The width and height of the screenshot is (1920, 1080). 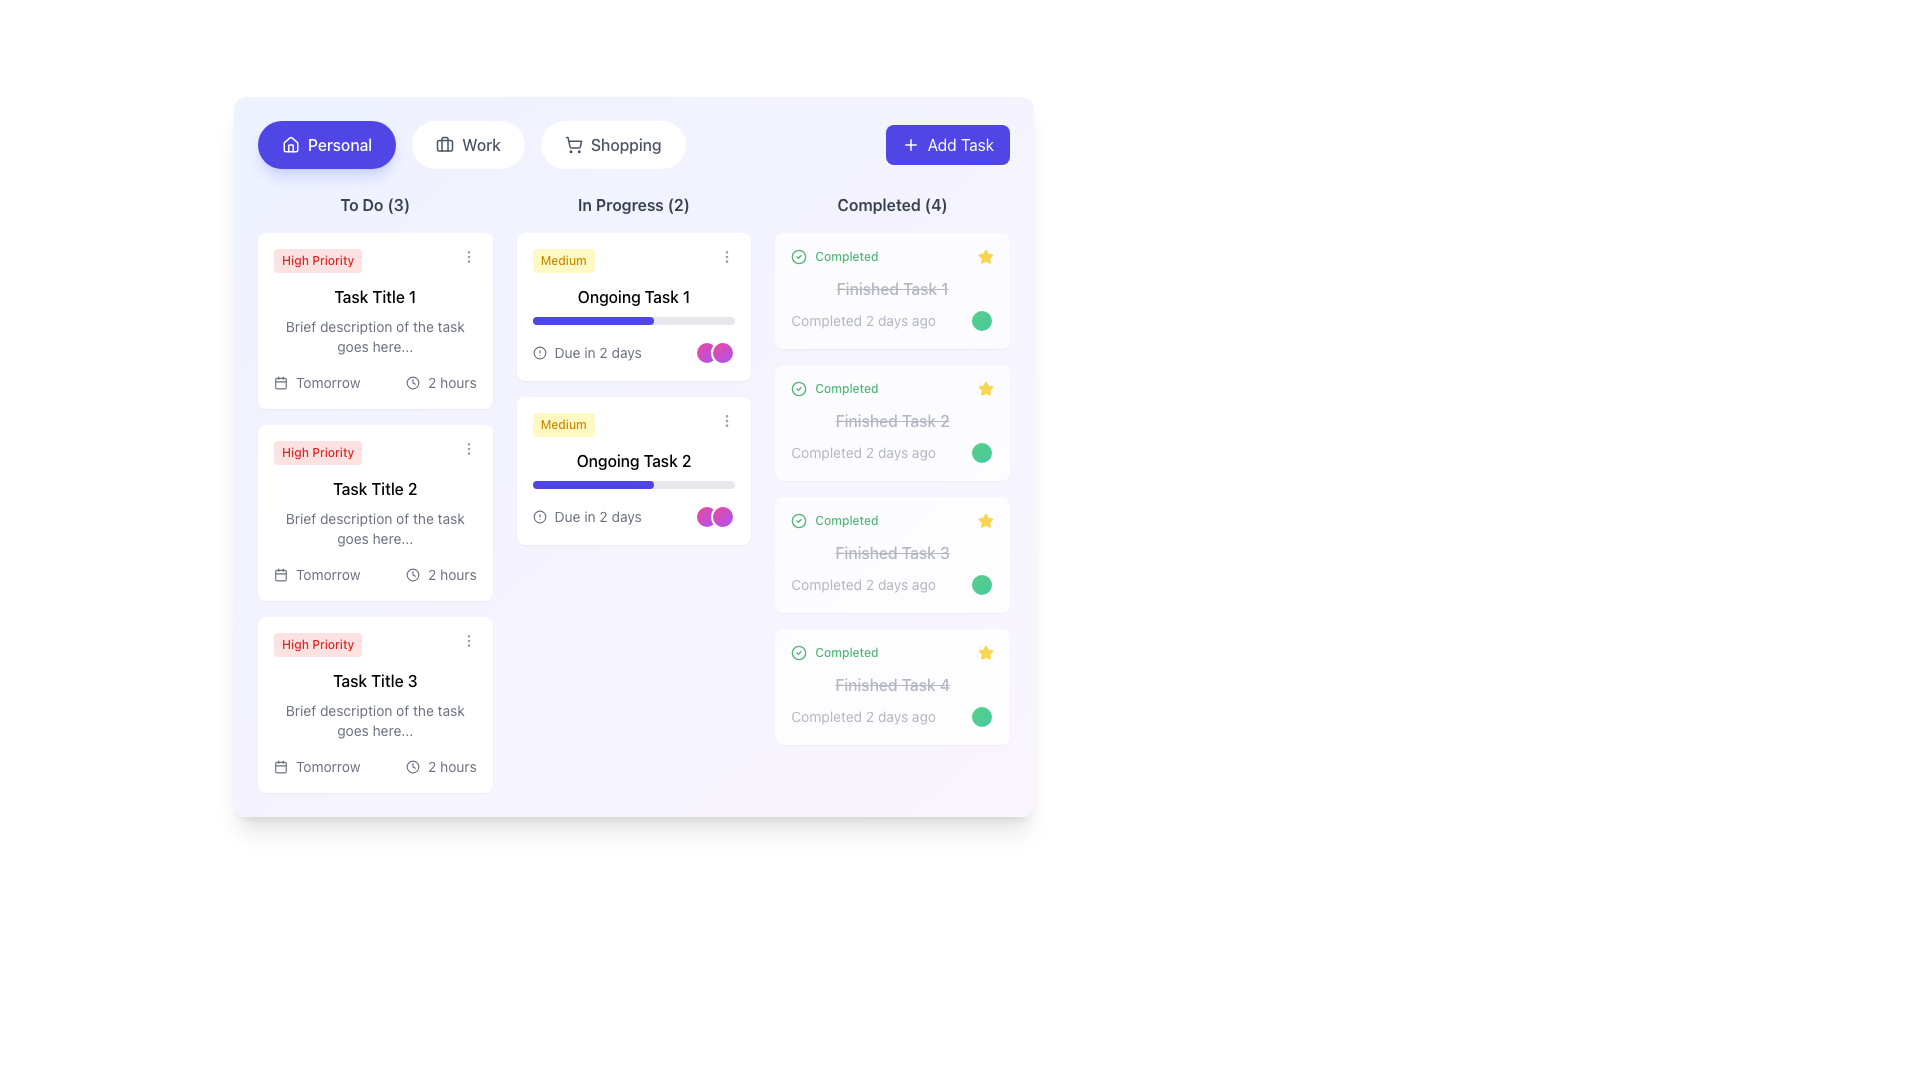 I want to click on the circular icon with a checkmark, which indicates a successful status, located beside the text 'Completed' in the task management interface, specifically to the left of 'Finished Task 1', so click(x=798, y=256).